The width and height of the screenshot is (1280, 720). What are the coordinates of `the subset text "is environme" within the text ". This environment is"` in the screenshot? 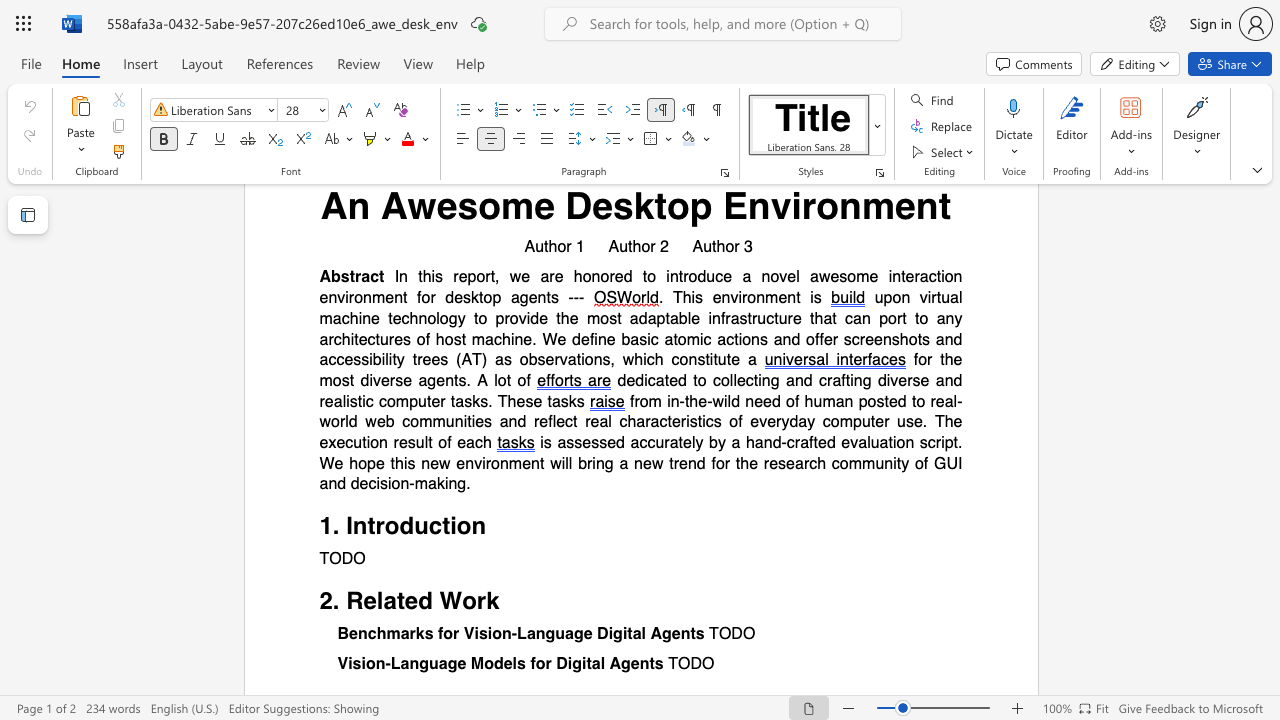 It's located at (691, 298).